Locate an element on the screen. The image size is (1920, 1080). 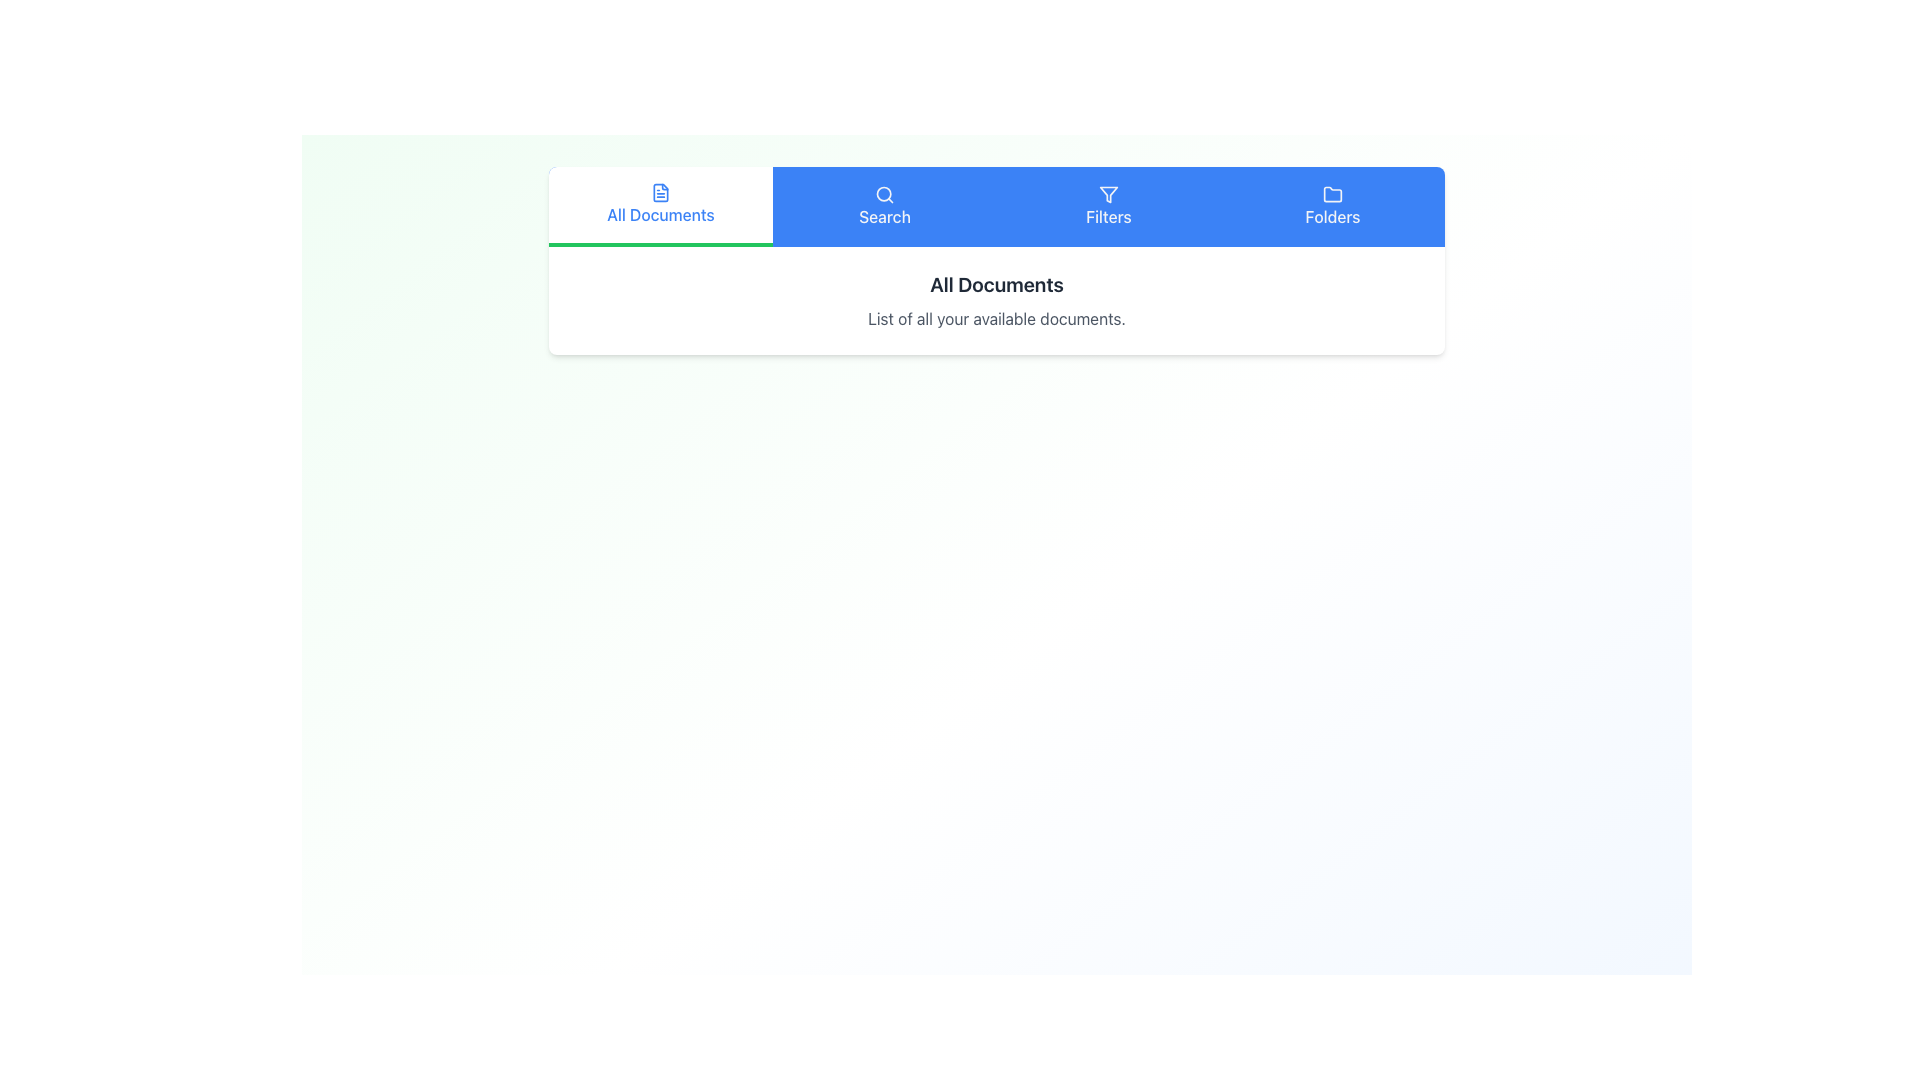
the folder icon located at the far right of the 'Folders' vertical layout is located at coordinates (1333, 195).